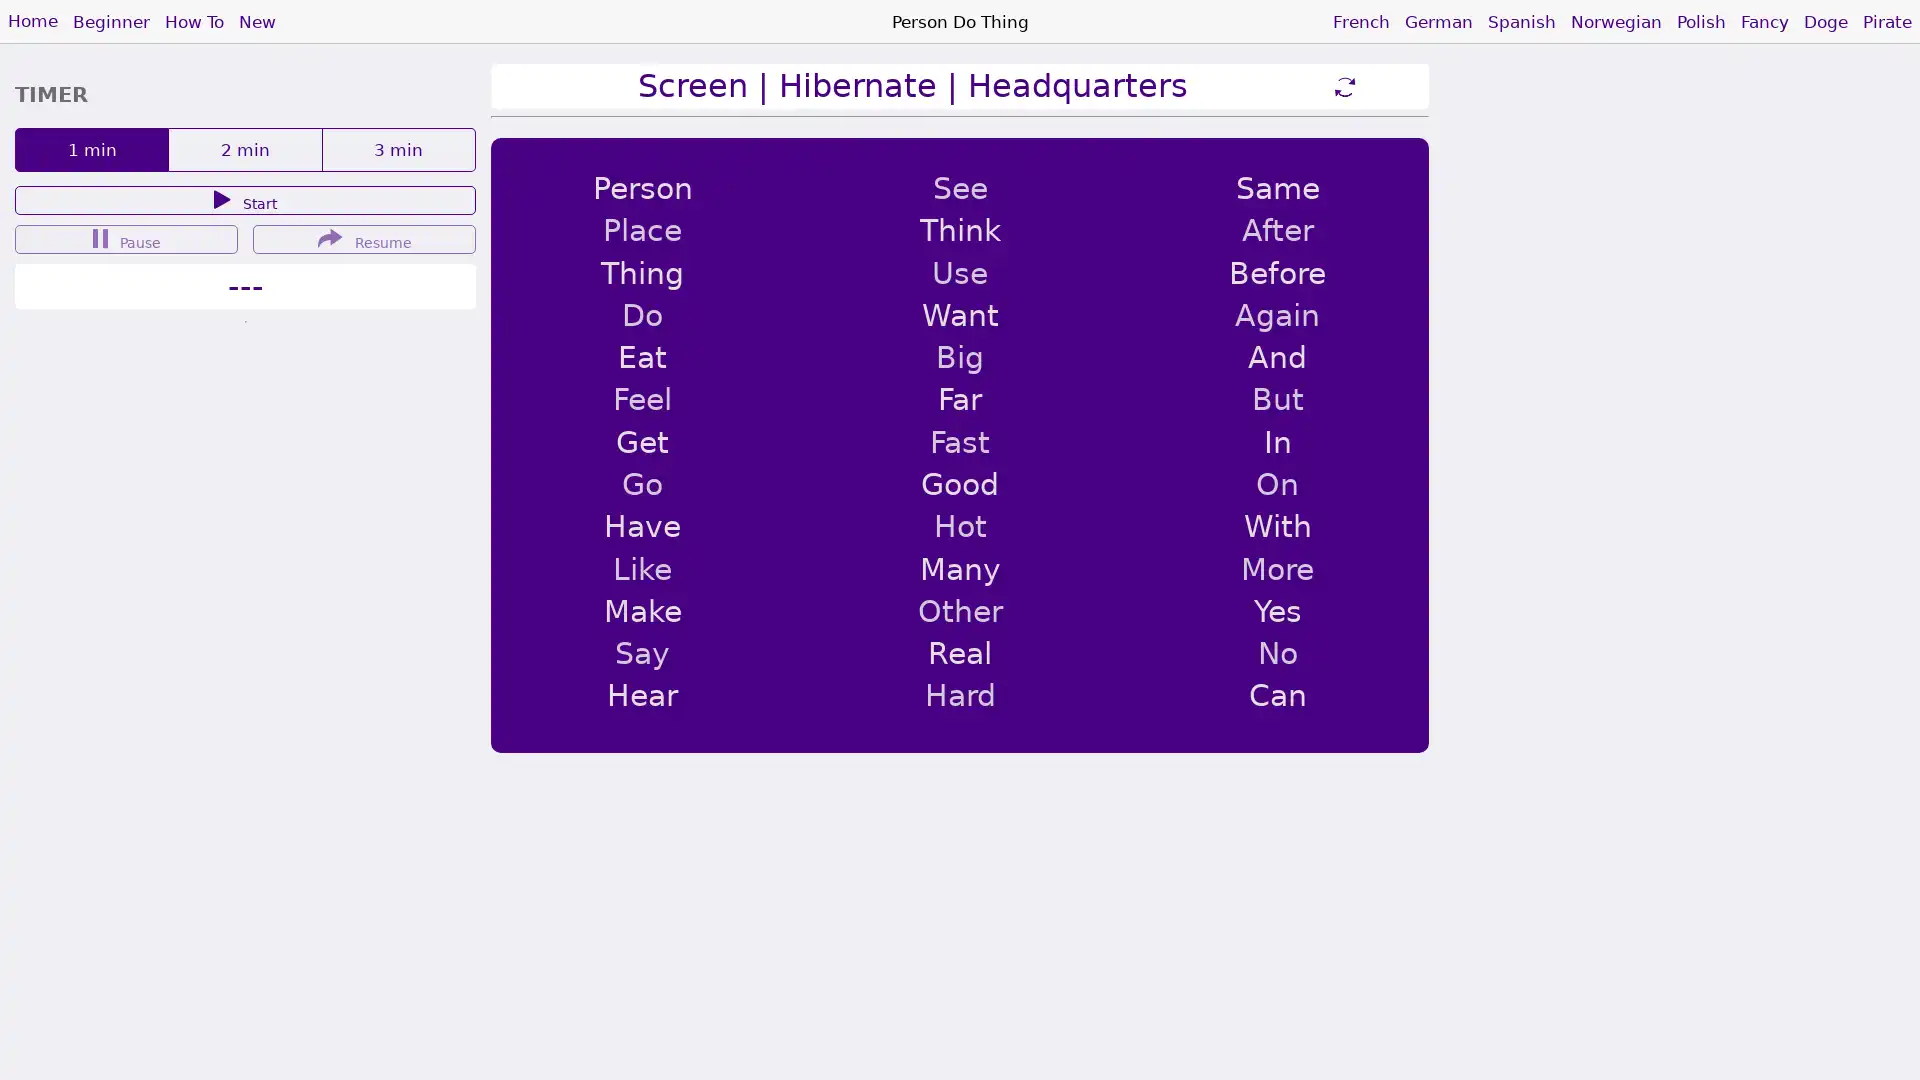 The height and width of the screenshot is (1080, 1920). What do you see at coordinates (125, 238) in the screenshot?
I see `pause_fill   Pause` at bounding box center [125, 238].